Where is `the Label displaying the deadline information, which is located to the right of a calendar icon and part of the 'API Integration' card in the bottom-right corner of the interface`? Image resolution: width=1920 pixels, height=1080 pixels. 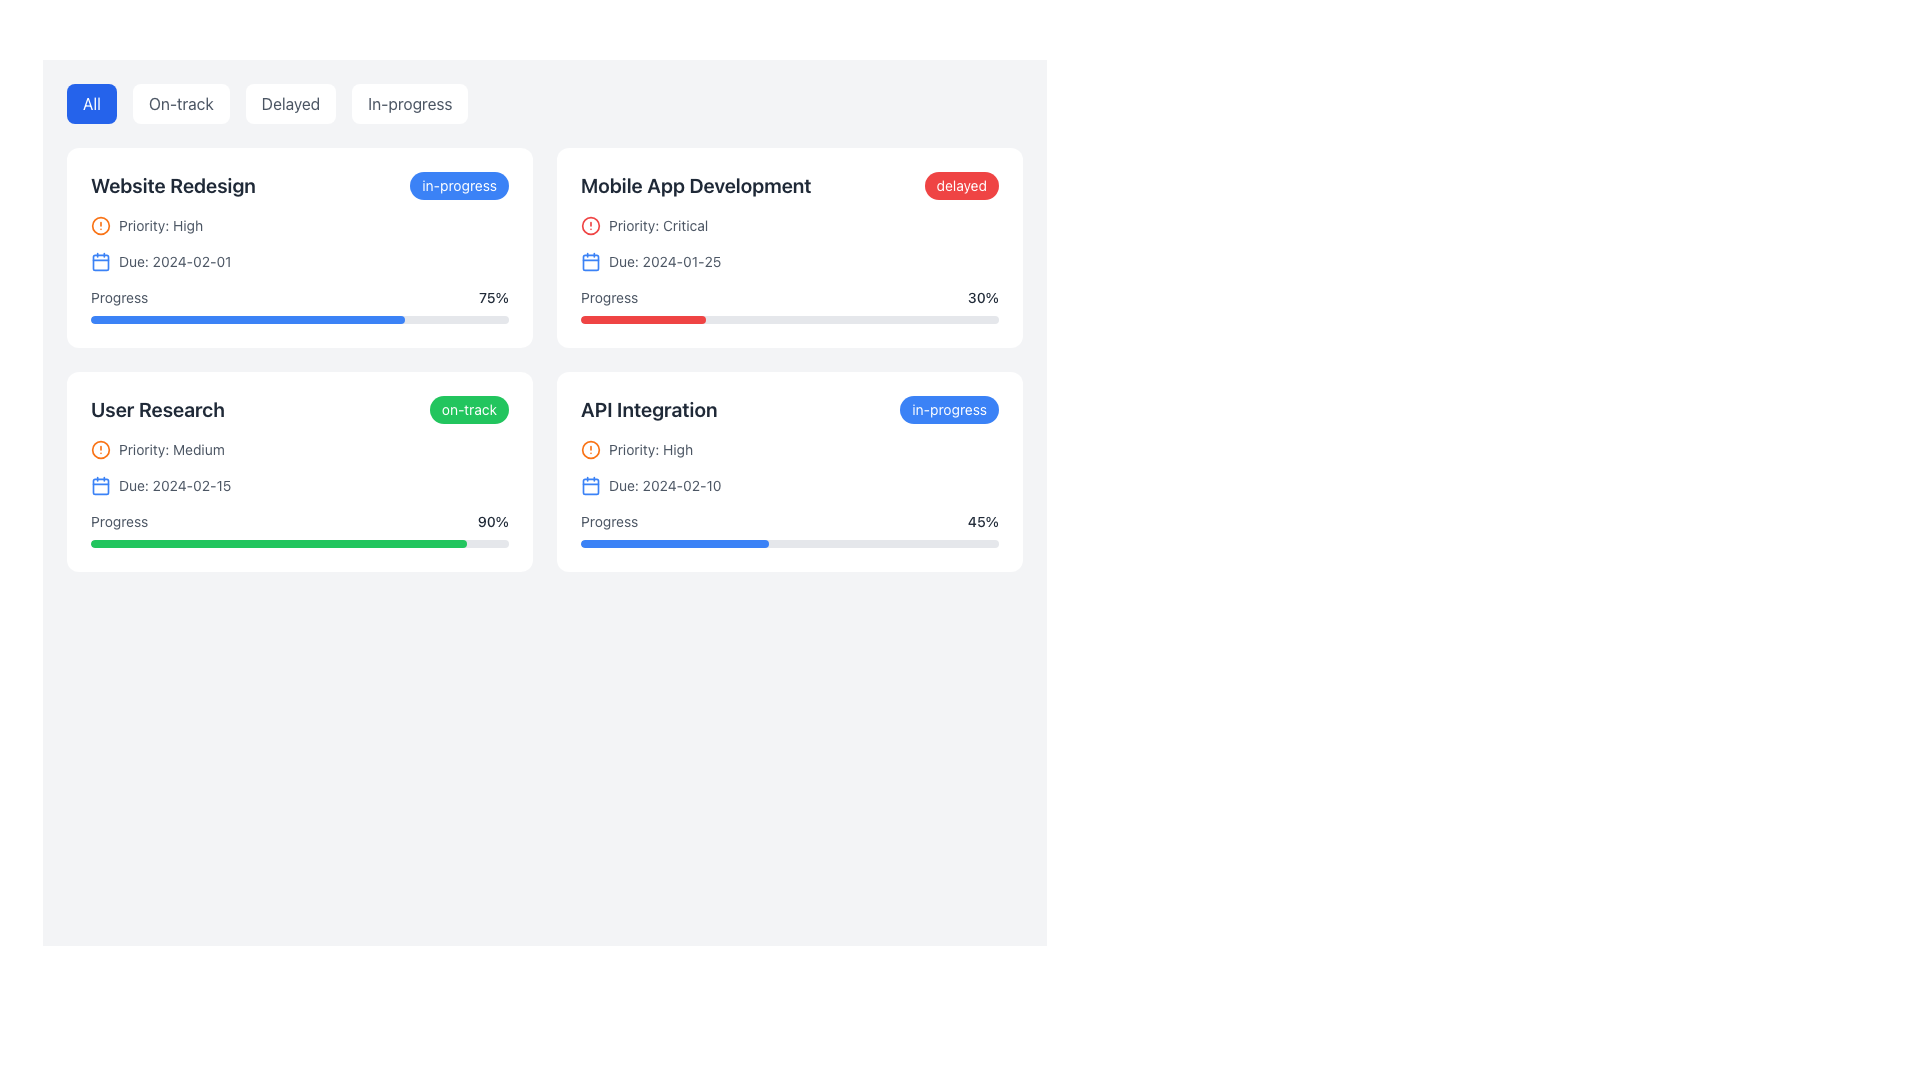 the Label displaying the deadline information, which is located to the right of a calendar icon and part of the 'API Integration' card in the bottom-right corner of the interface is located at coordinates (665, 486).